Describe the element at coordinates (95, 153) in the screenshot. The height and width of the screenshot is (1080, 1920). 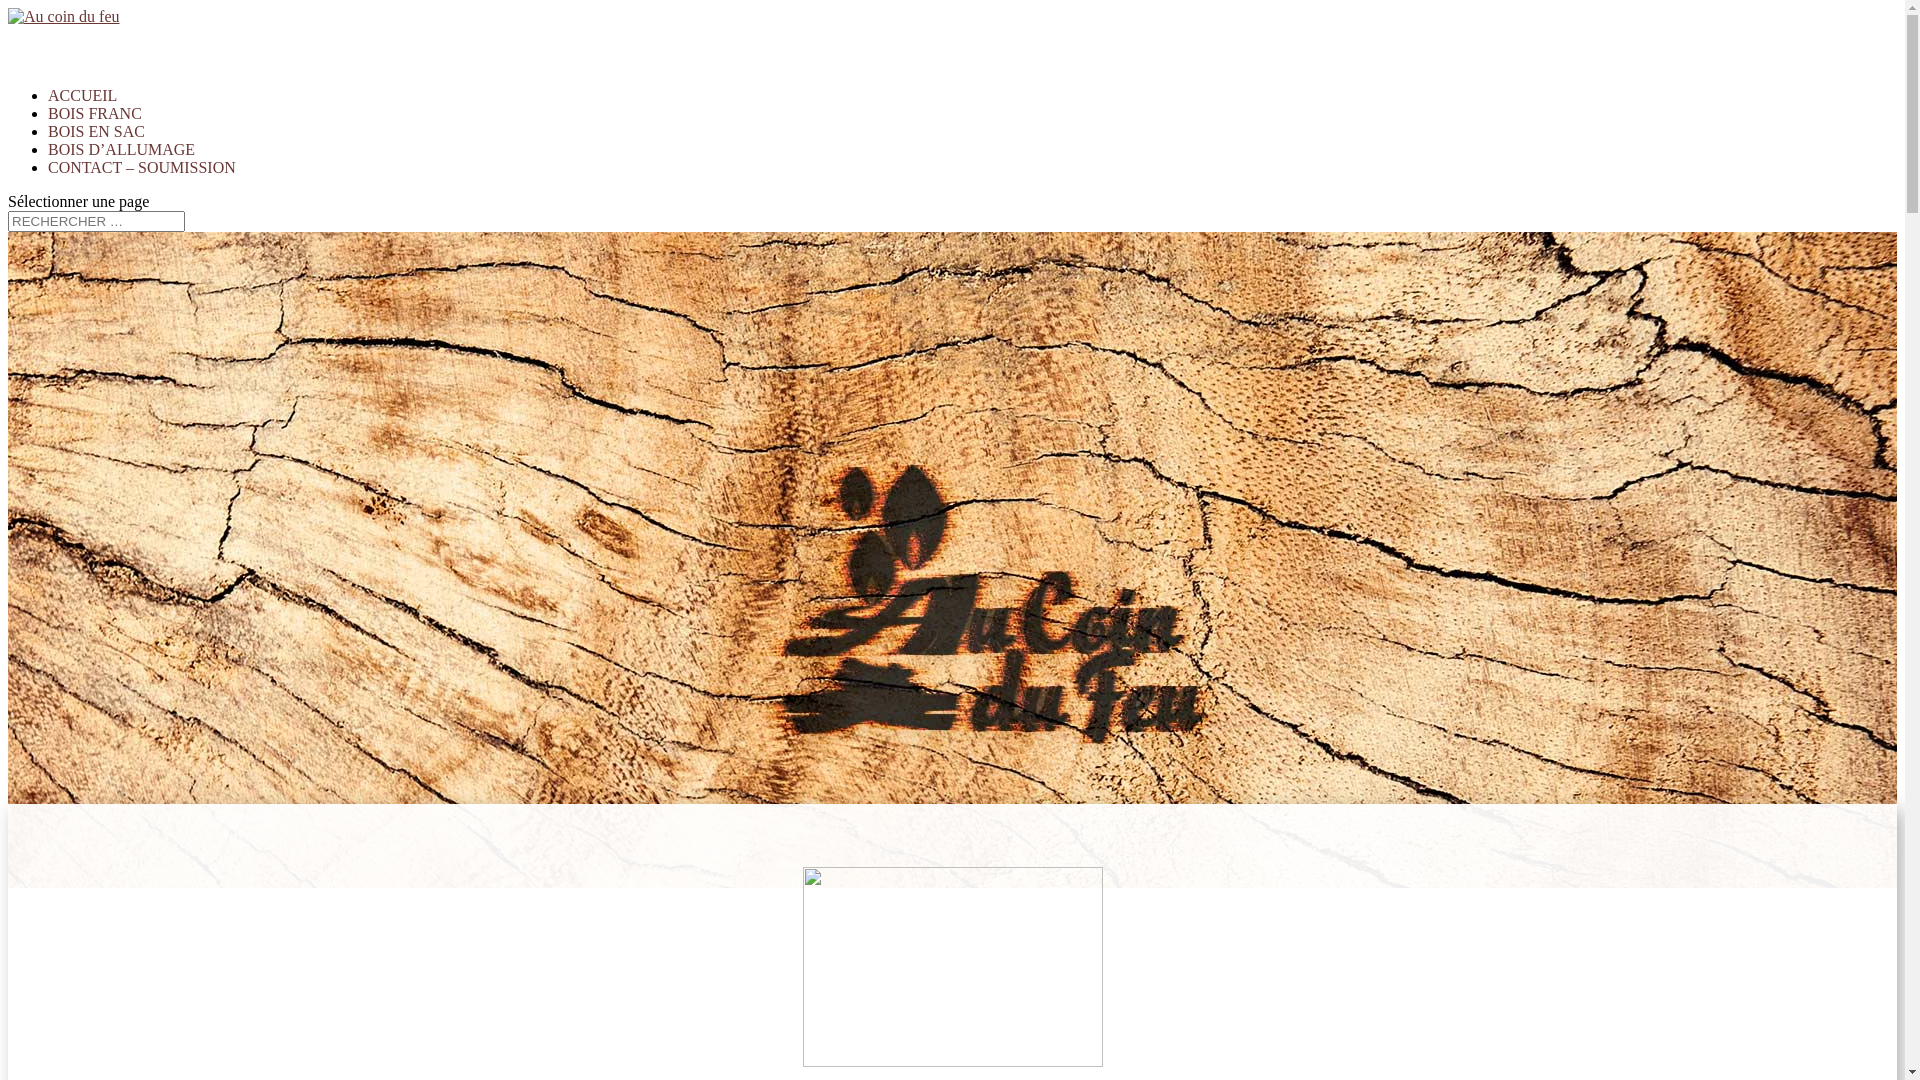
I see `'BOIS EN SAC'` at that location.